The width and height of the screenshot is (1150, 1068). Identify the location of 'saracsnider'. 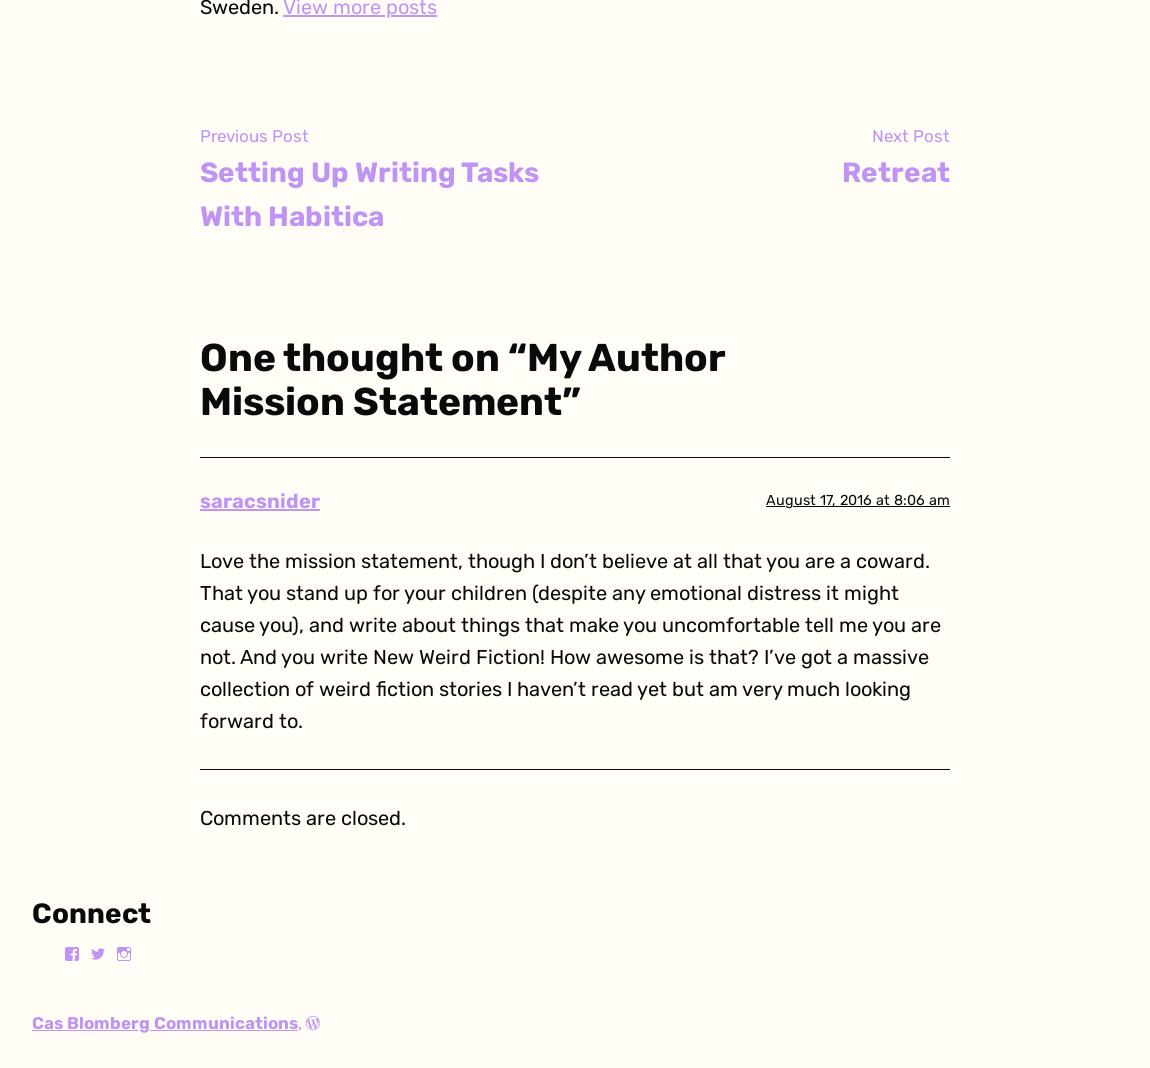
(259, 500).